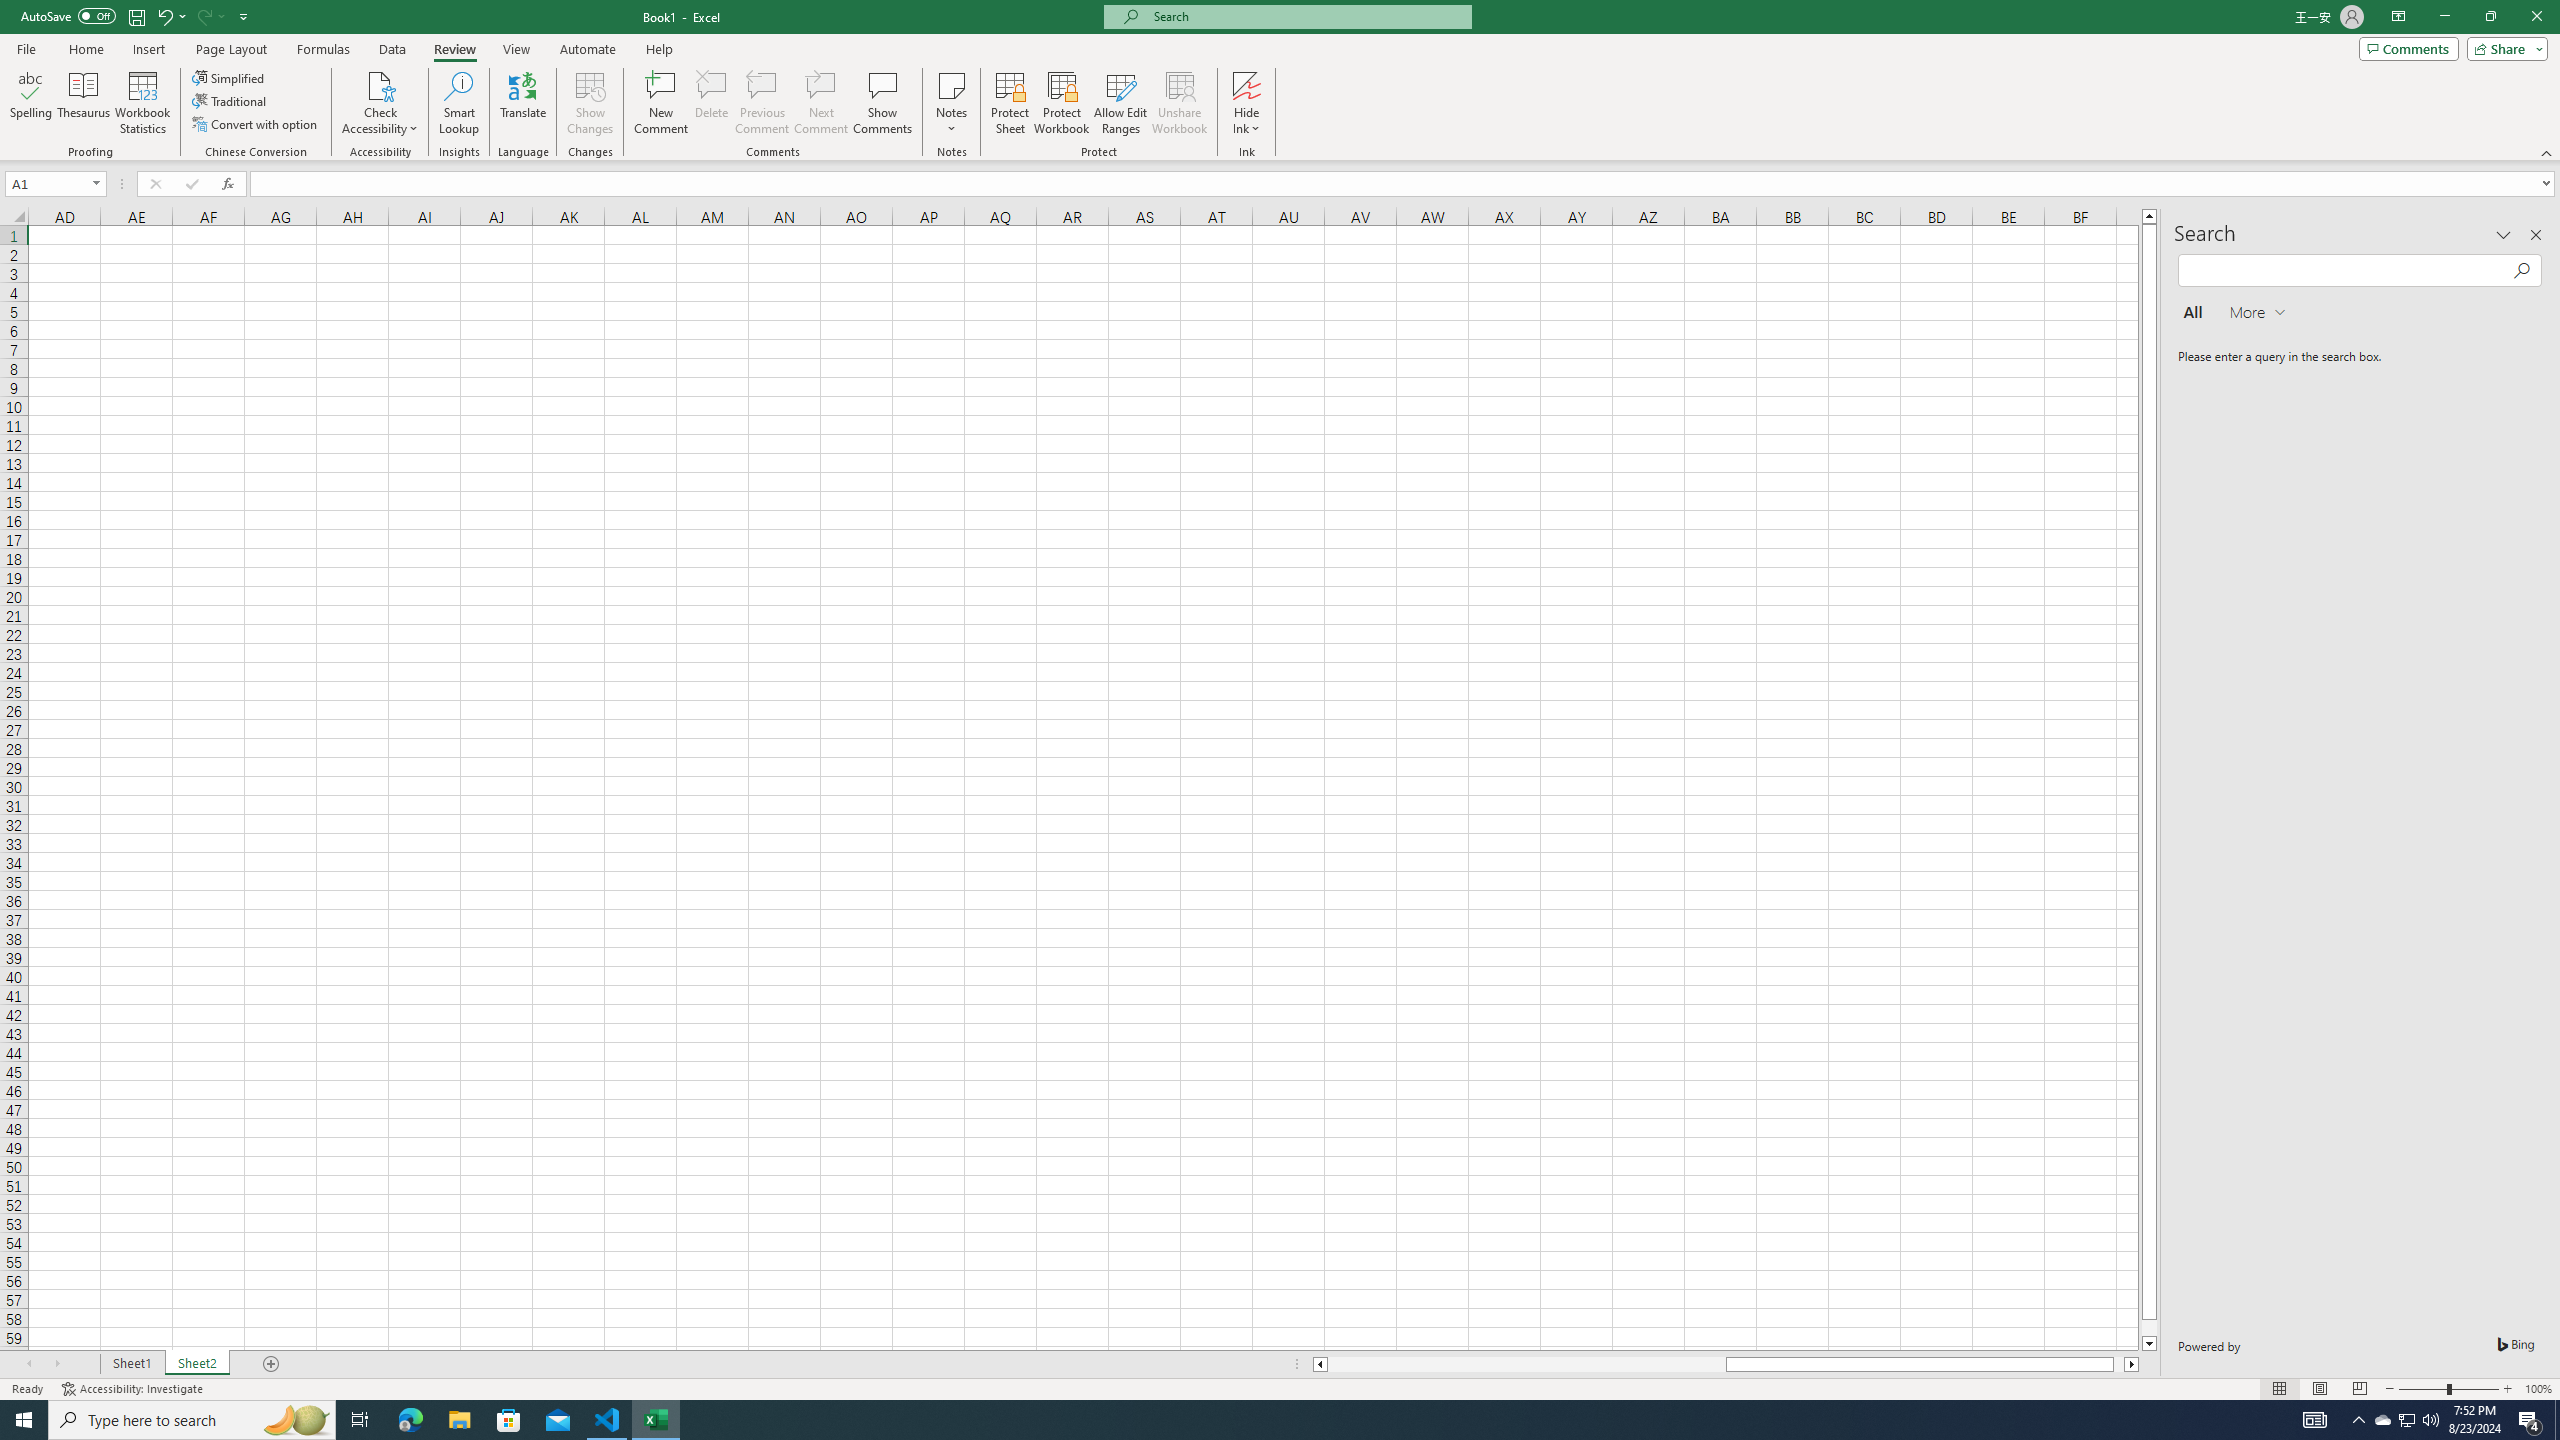 The height and width of the screenshot is (1440, 2560). Describe the element at coordinates (142, 103) in the screenshot. I see `'Workbook Statistics'` at that location.